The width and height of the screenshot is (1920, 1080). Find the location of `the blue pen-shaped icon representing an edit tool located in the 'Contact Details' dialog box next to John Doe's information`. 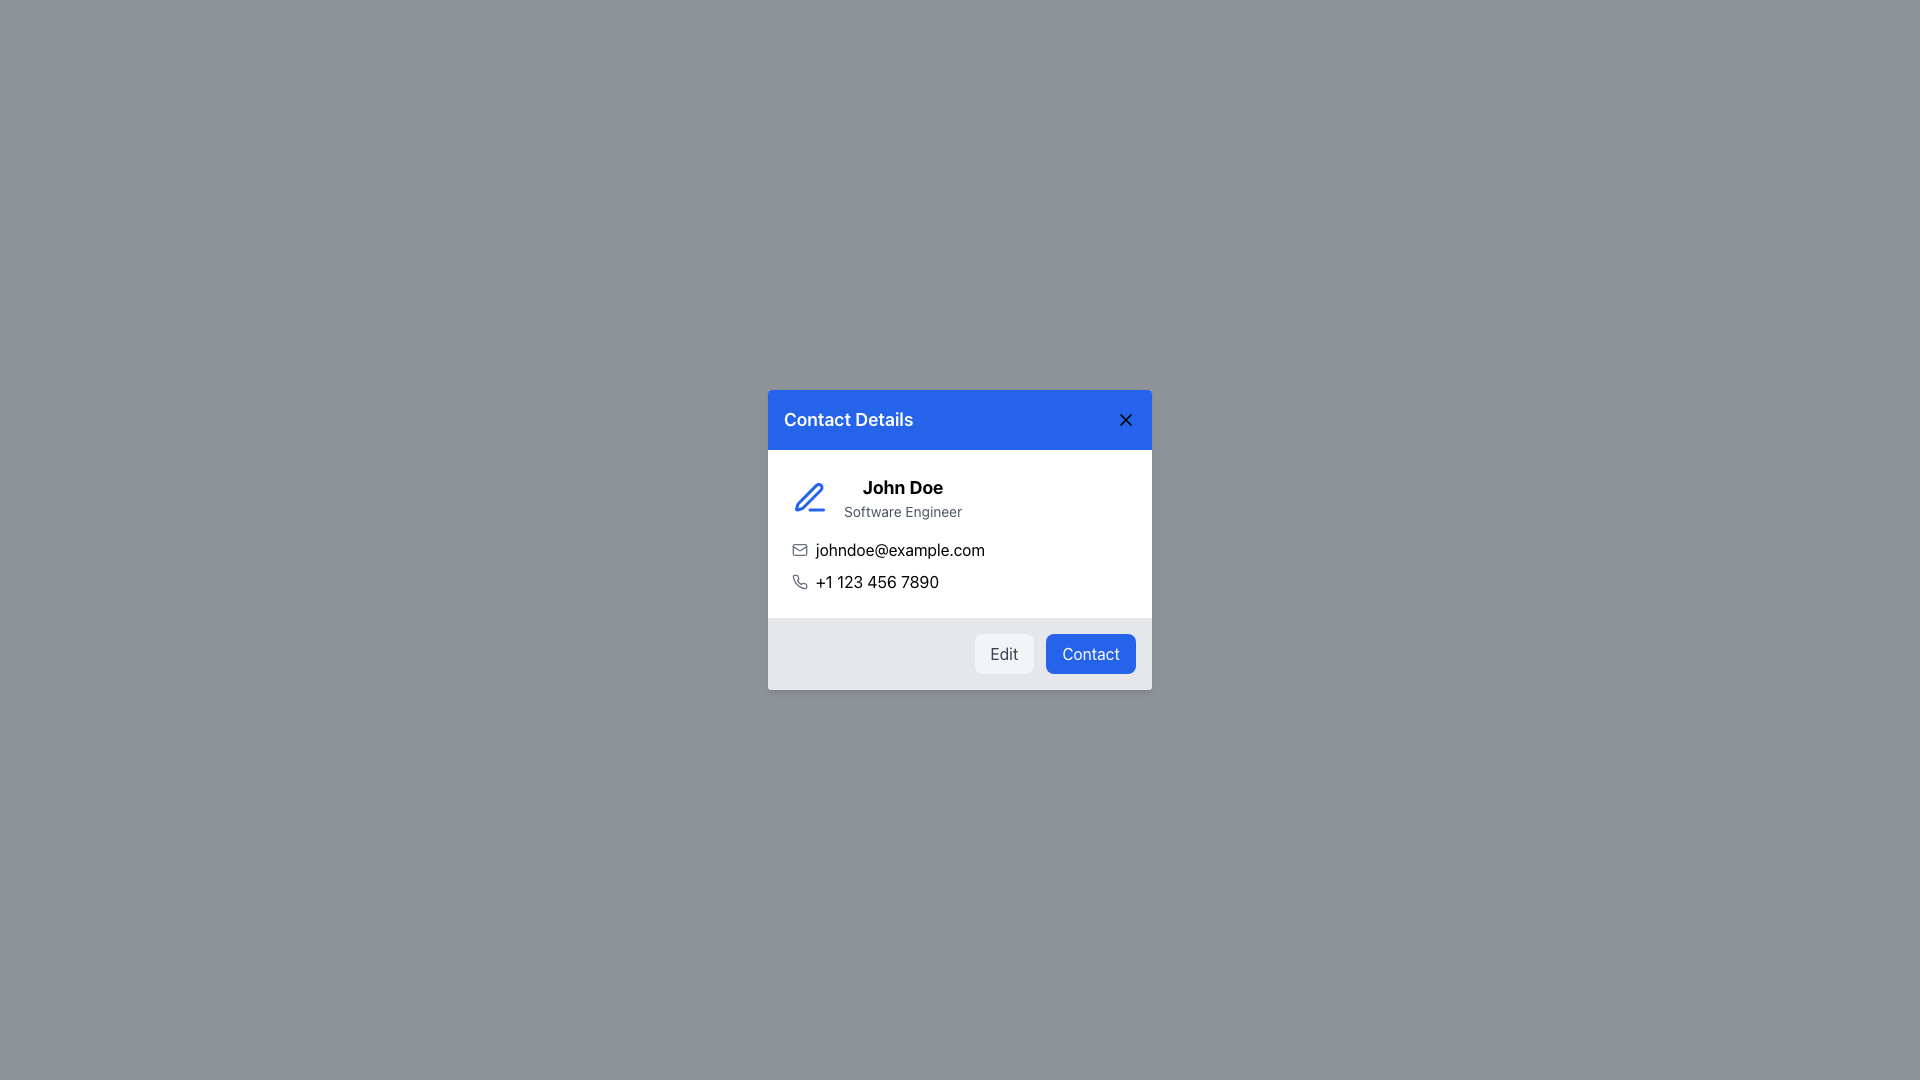

the blue pen-shaped icon representing an edit tool located in the 'Contact Details' dialog box next to John Doe's information is located at coordinates (809, 496).